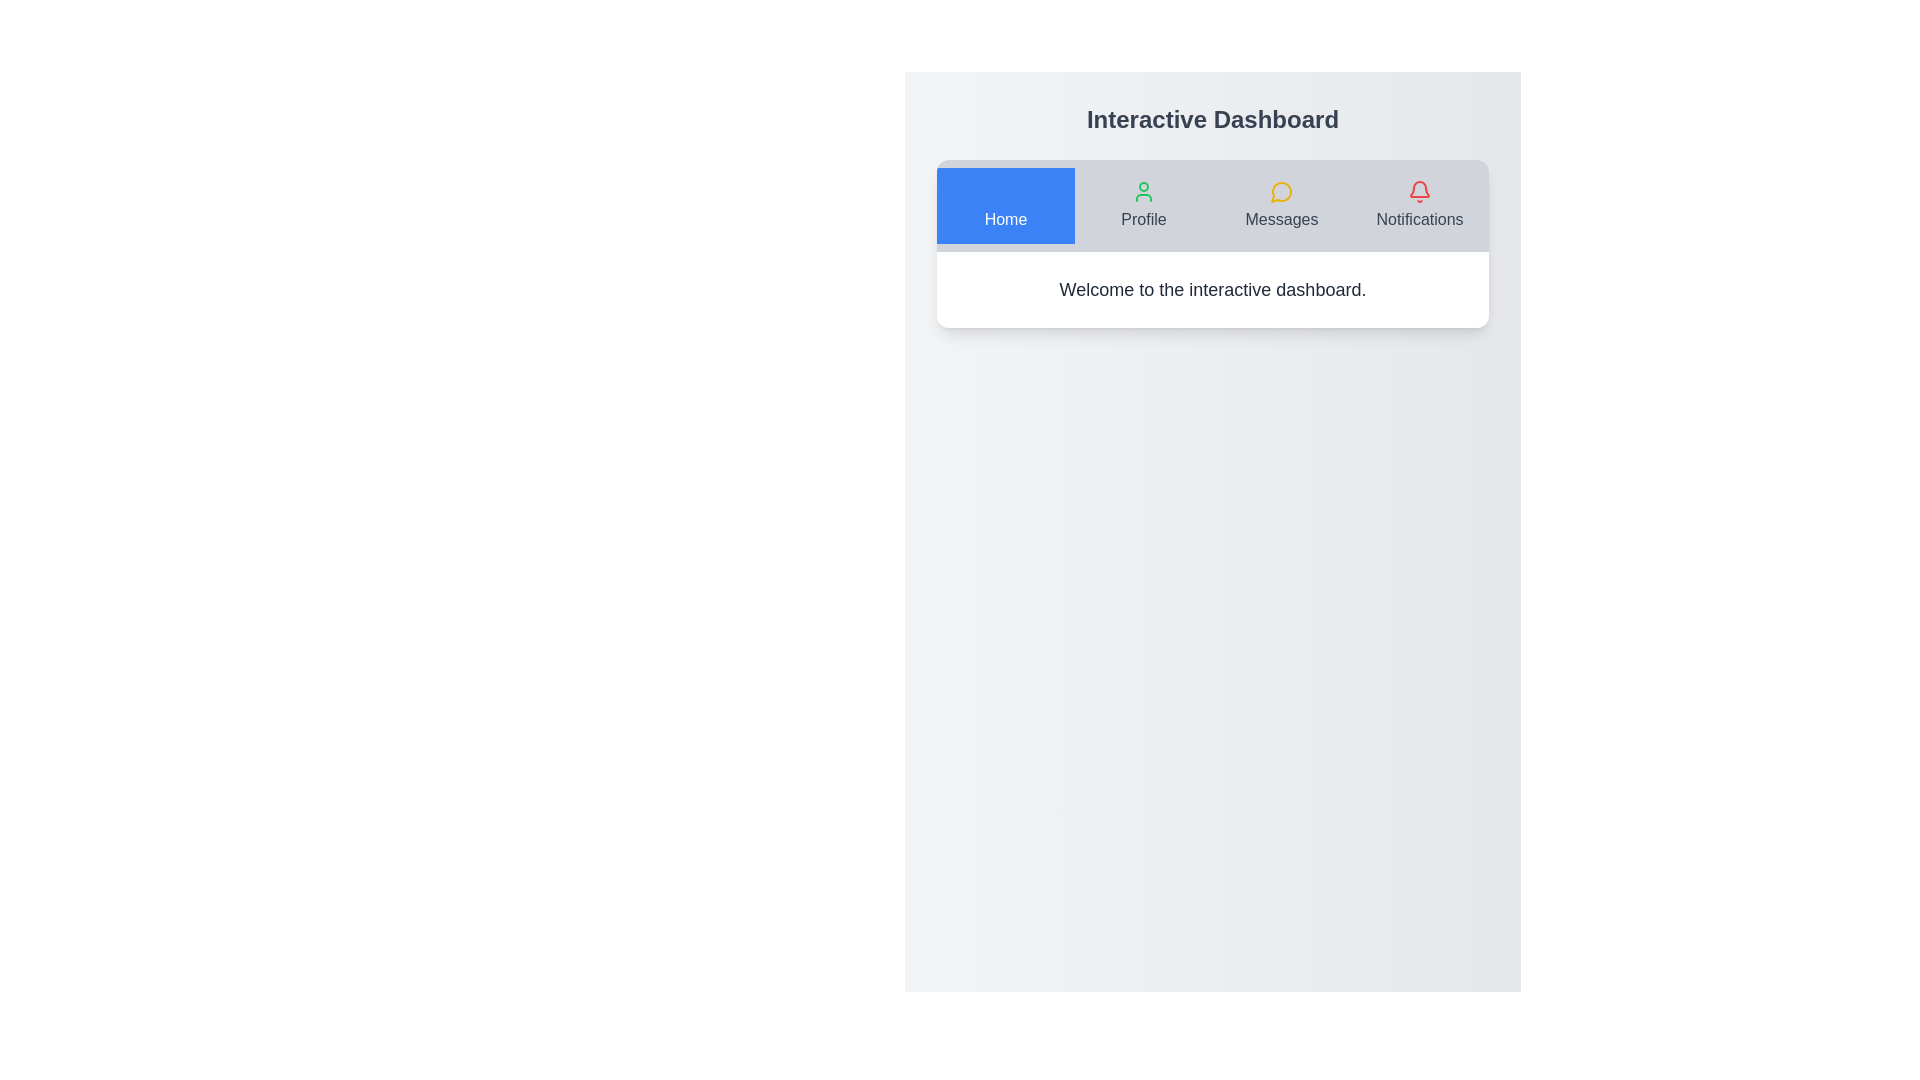  I want to click on the 'Profile' button with a green user icon above the text in the navigation bar, so click(1143, 205).